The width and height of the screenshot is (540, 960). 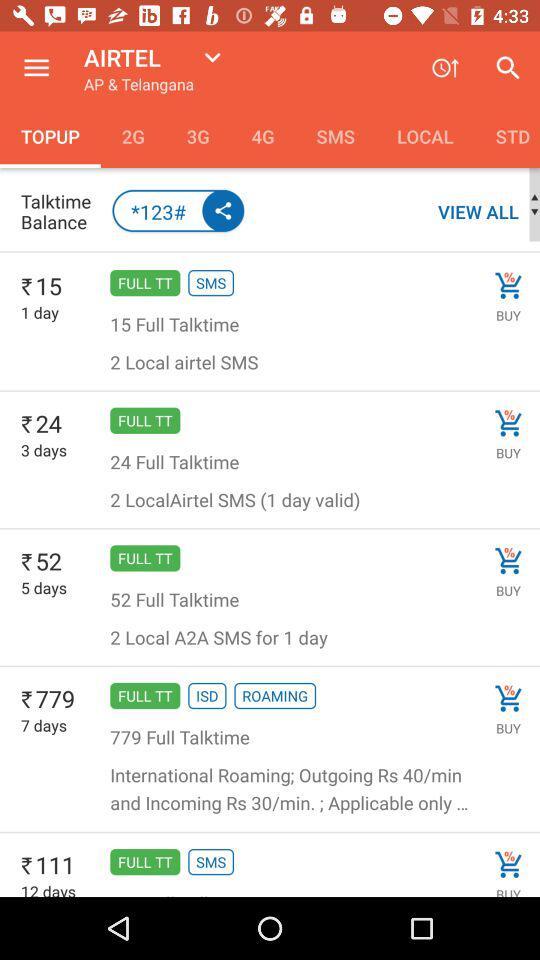 What do you see at coordinates (206, 696) in the screenshot?
I see `icon below the 2 local a2a item` at bounding box center [206, 696].